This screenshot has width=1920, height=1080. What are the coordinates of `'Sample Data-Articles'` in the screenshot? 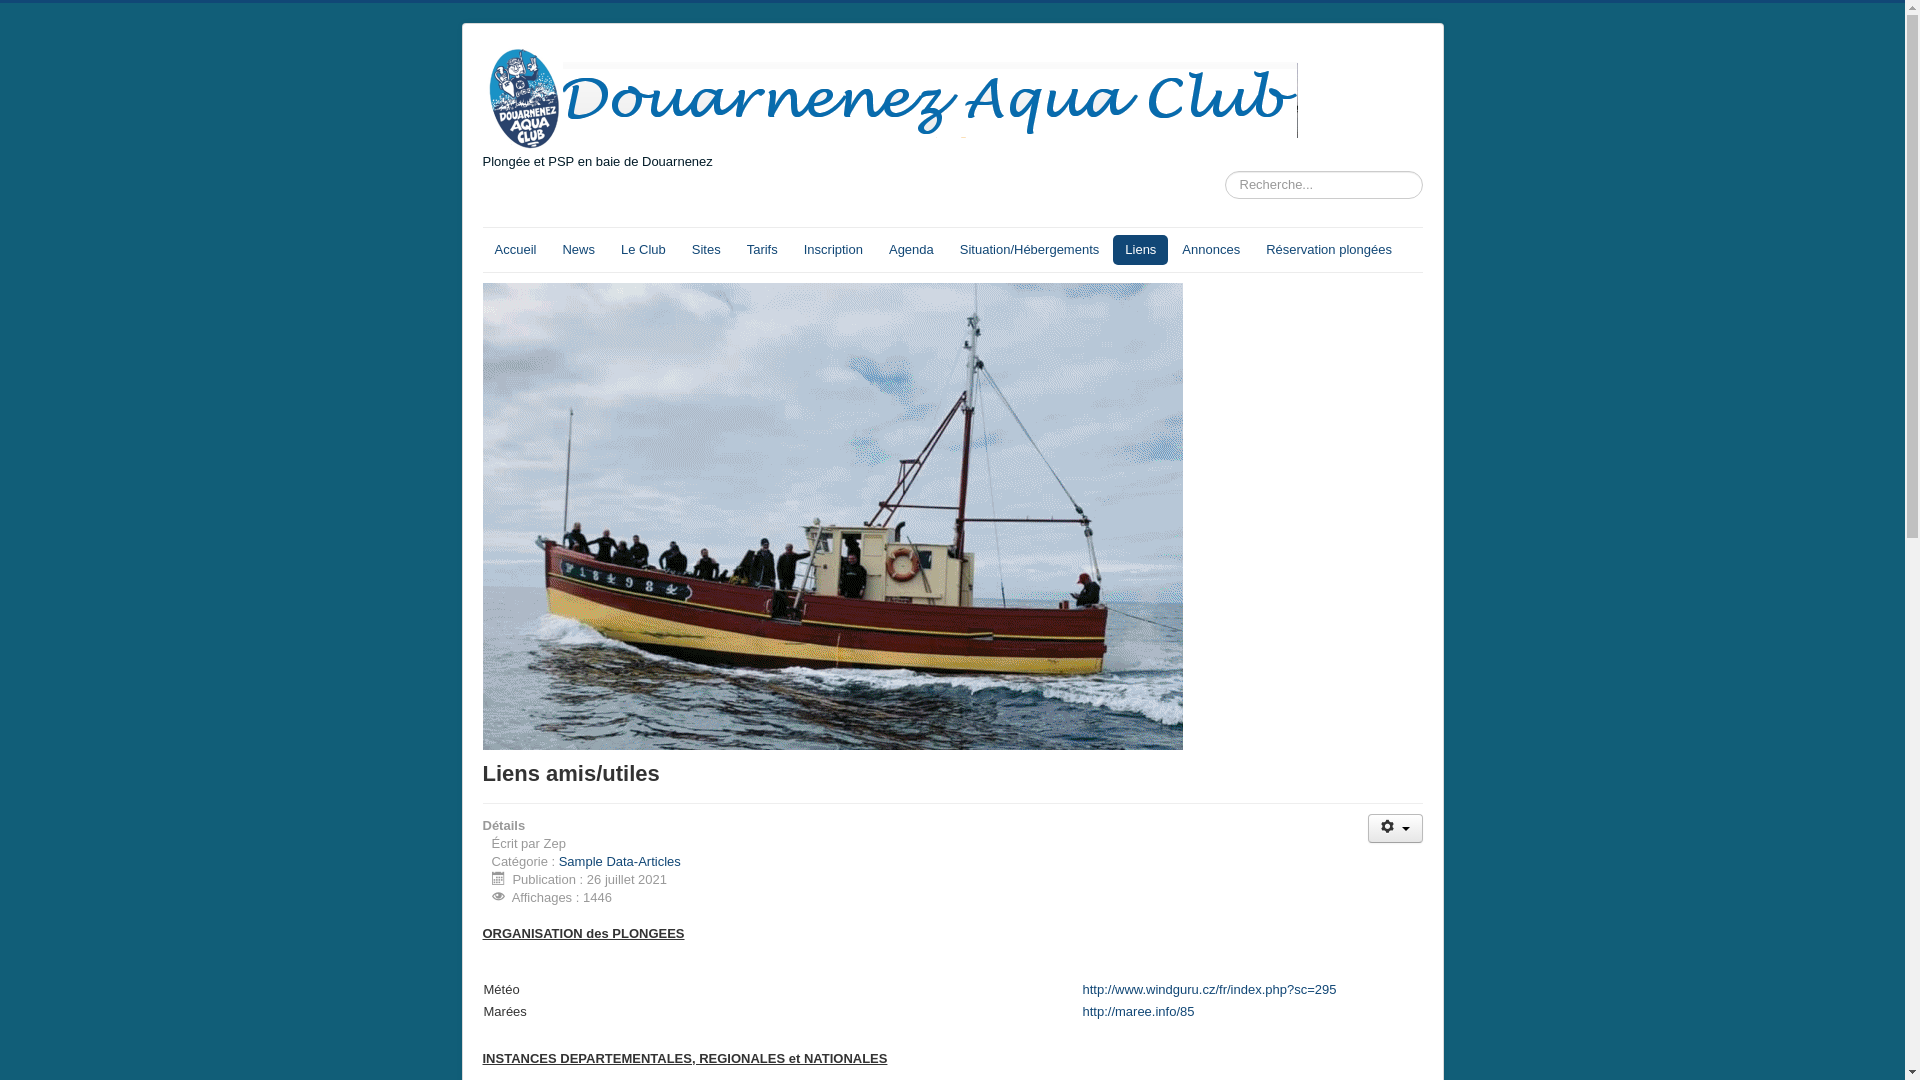 It's located at (558, 860).